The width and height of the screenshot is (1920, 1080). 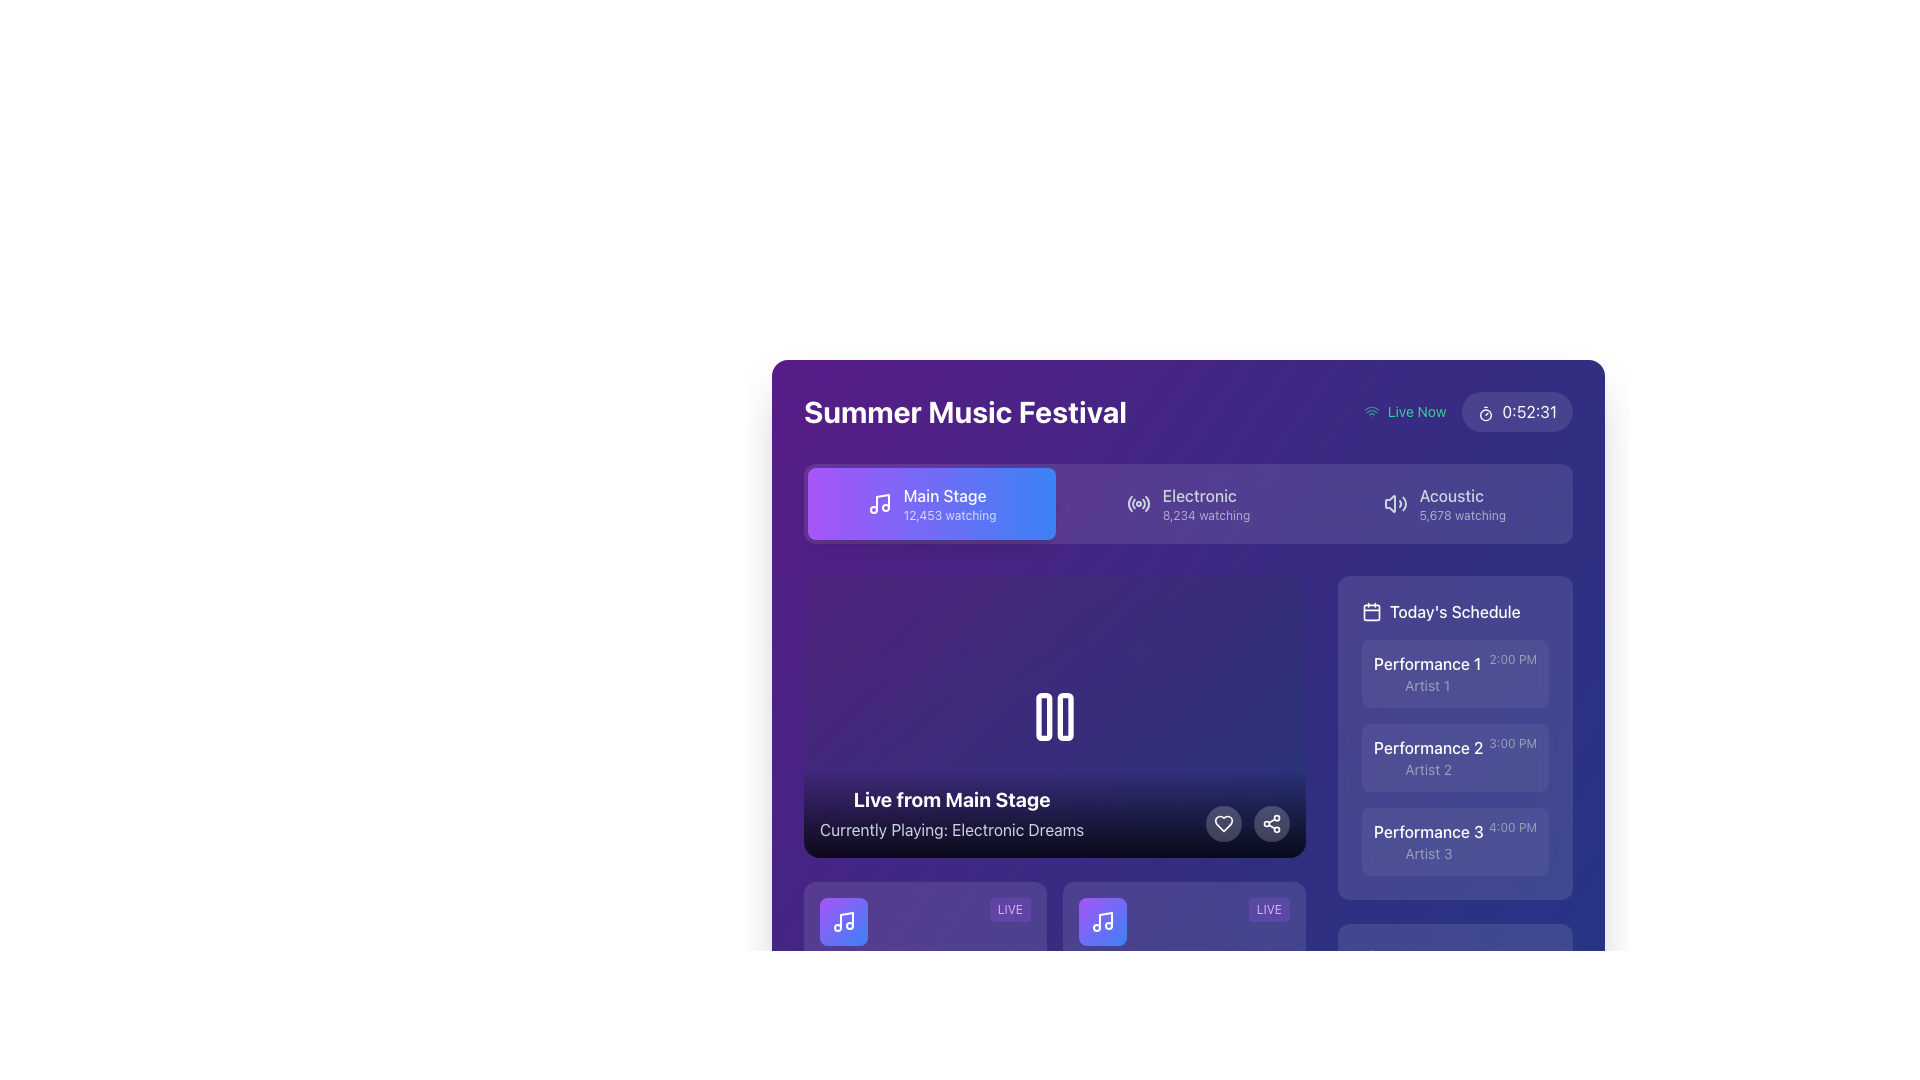 What do you see at coordinates (1455, 611) in the screenshot?
I see `the Text label indicating today's schedule details, located at the top of the sidebar's schedule section` at bounding box center [1455, 611].